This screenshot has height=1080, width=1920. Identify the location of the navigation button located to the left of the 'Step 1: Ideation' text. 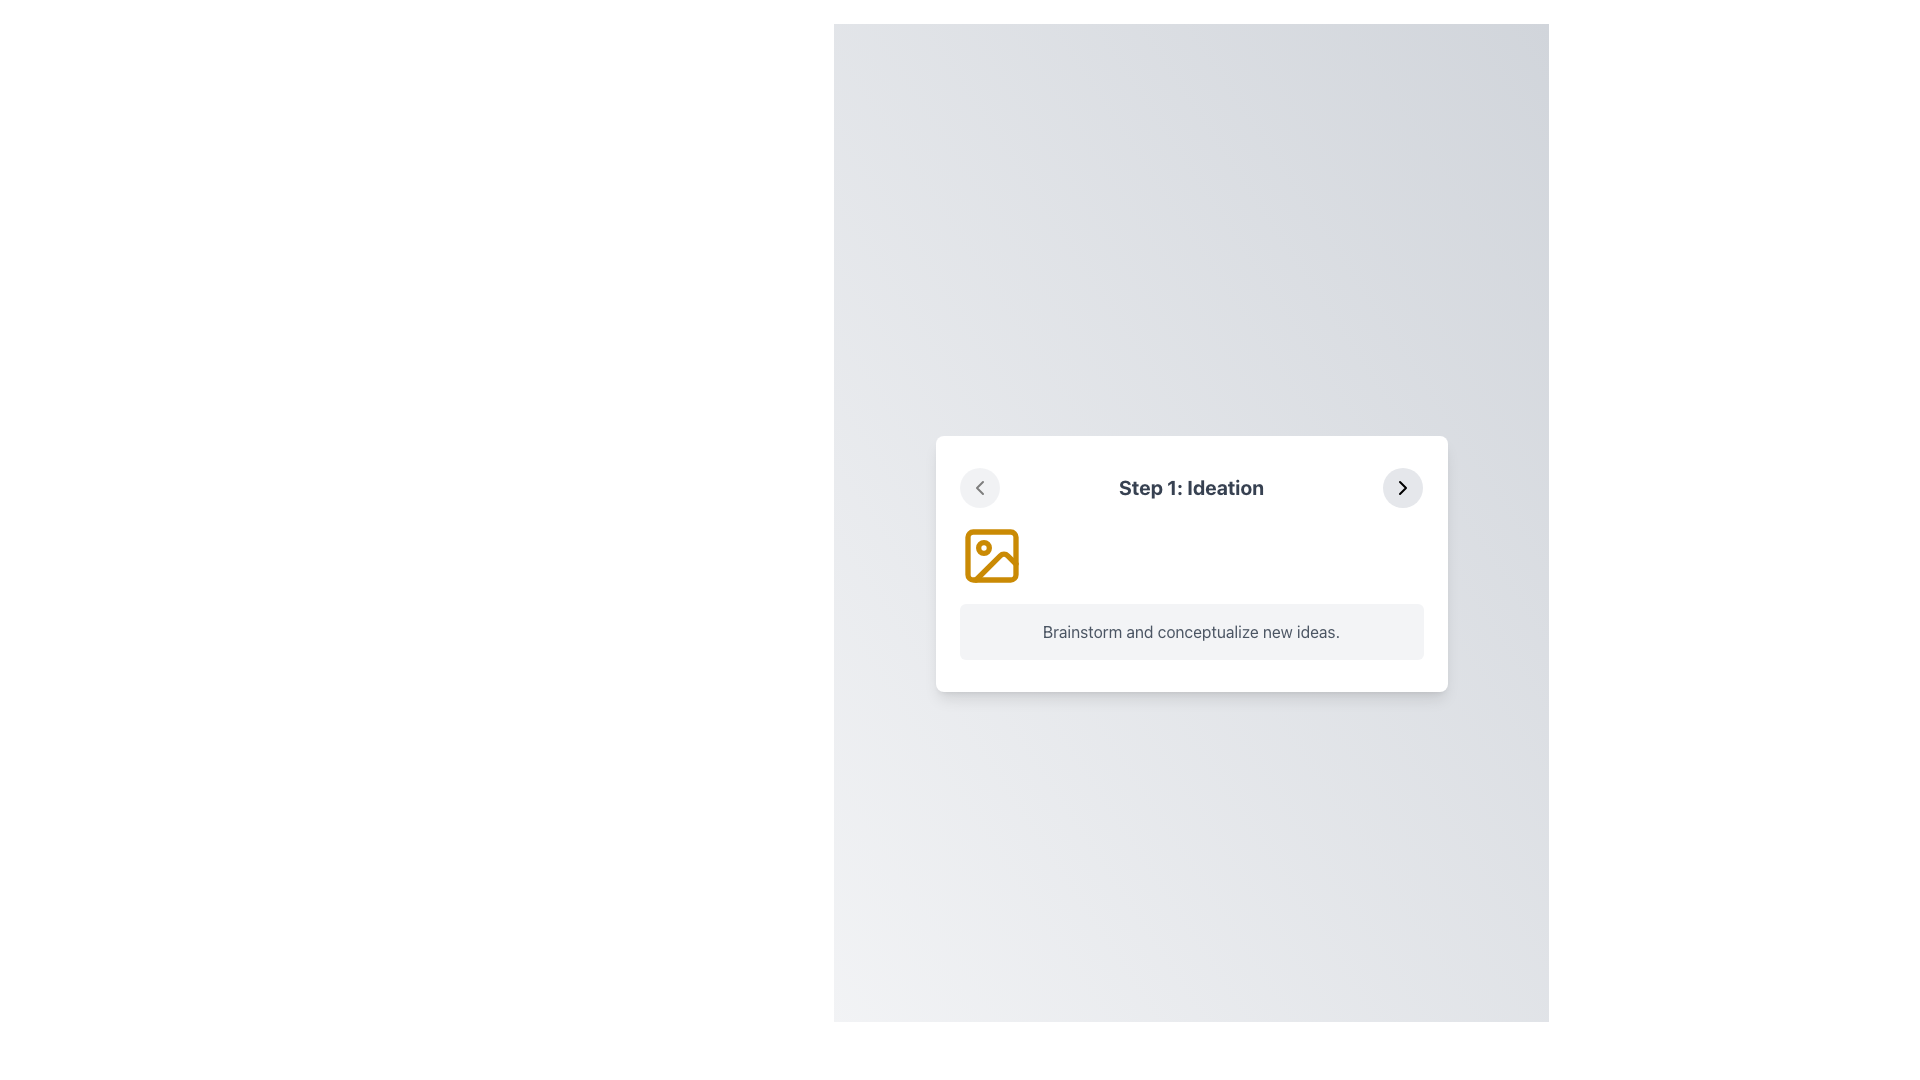
(979, 488).